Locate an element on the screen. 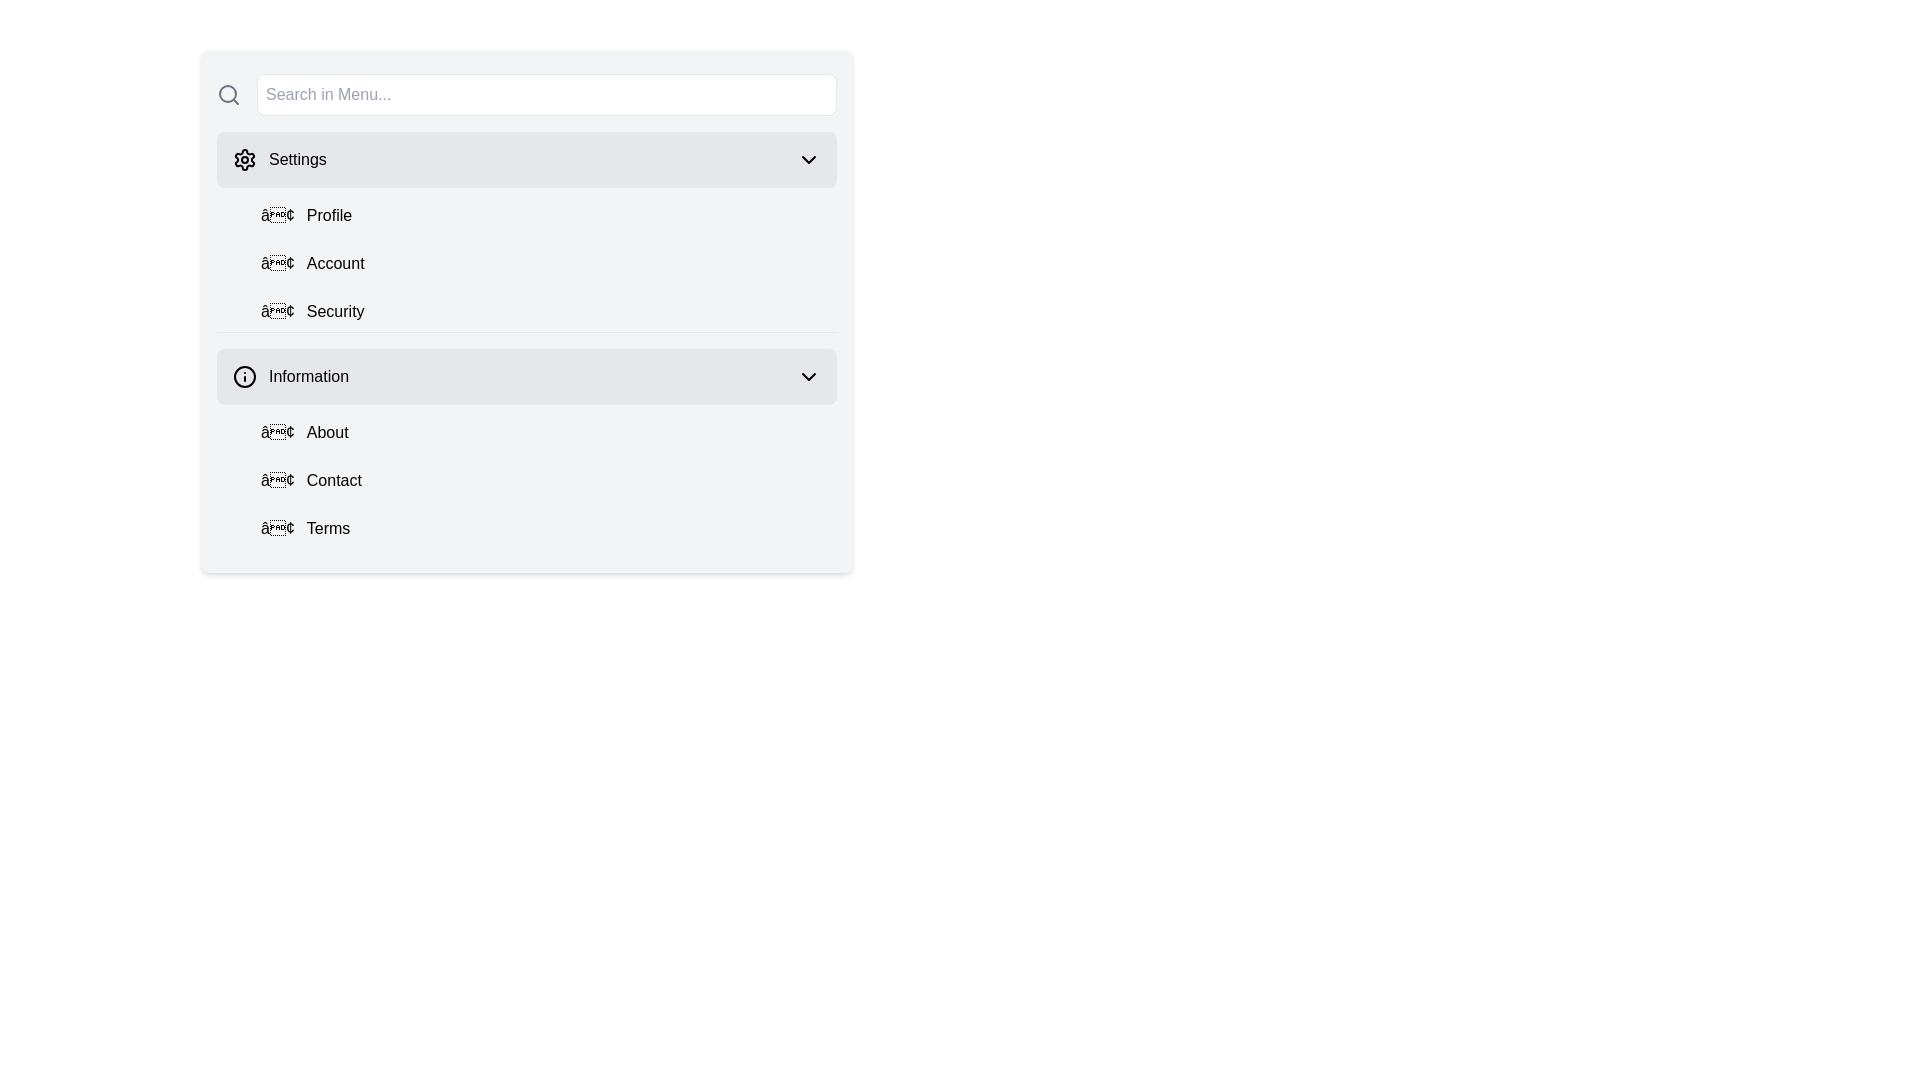 This screenshot has width=1920, height=1080. the 'Information' label in the menu, which is positioned below the 'Settings' category and to the right of the 'info' icon is located at coordinates (307, 377).